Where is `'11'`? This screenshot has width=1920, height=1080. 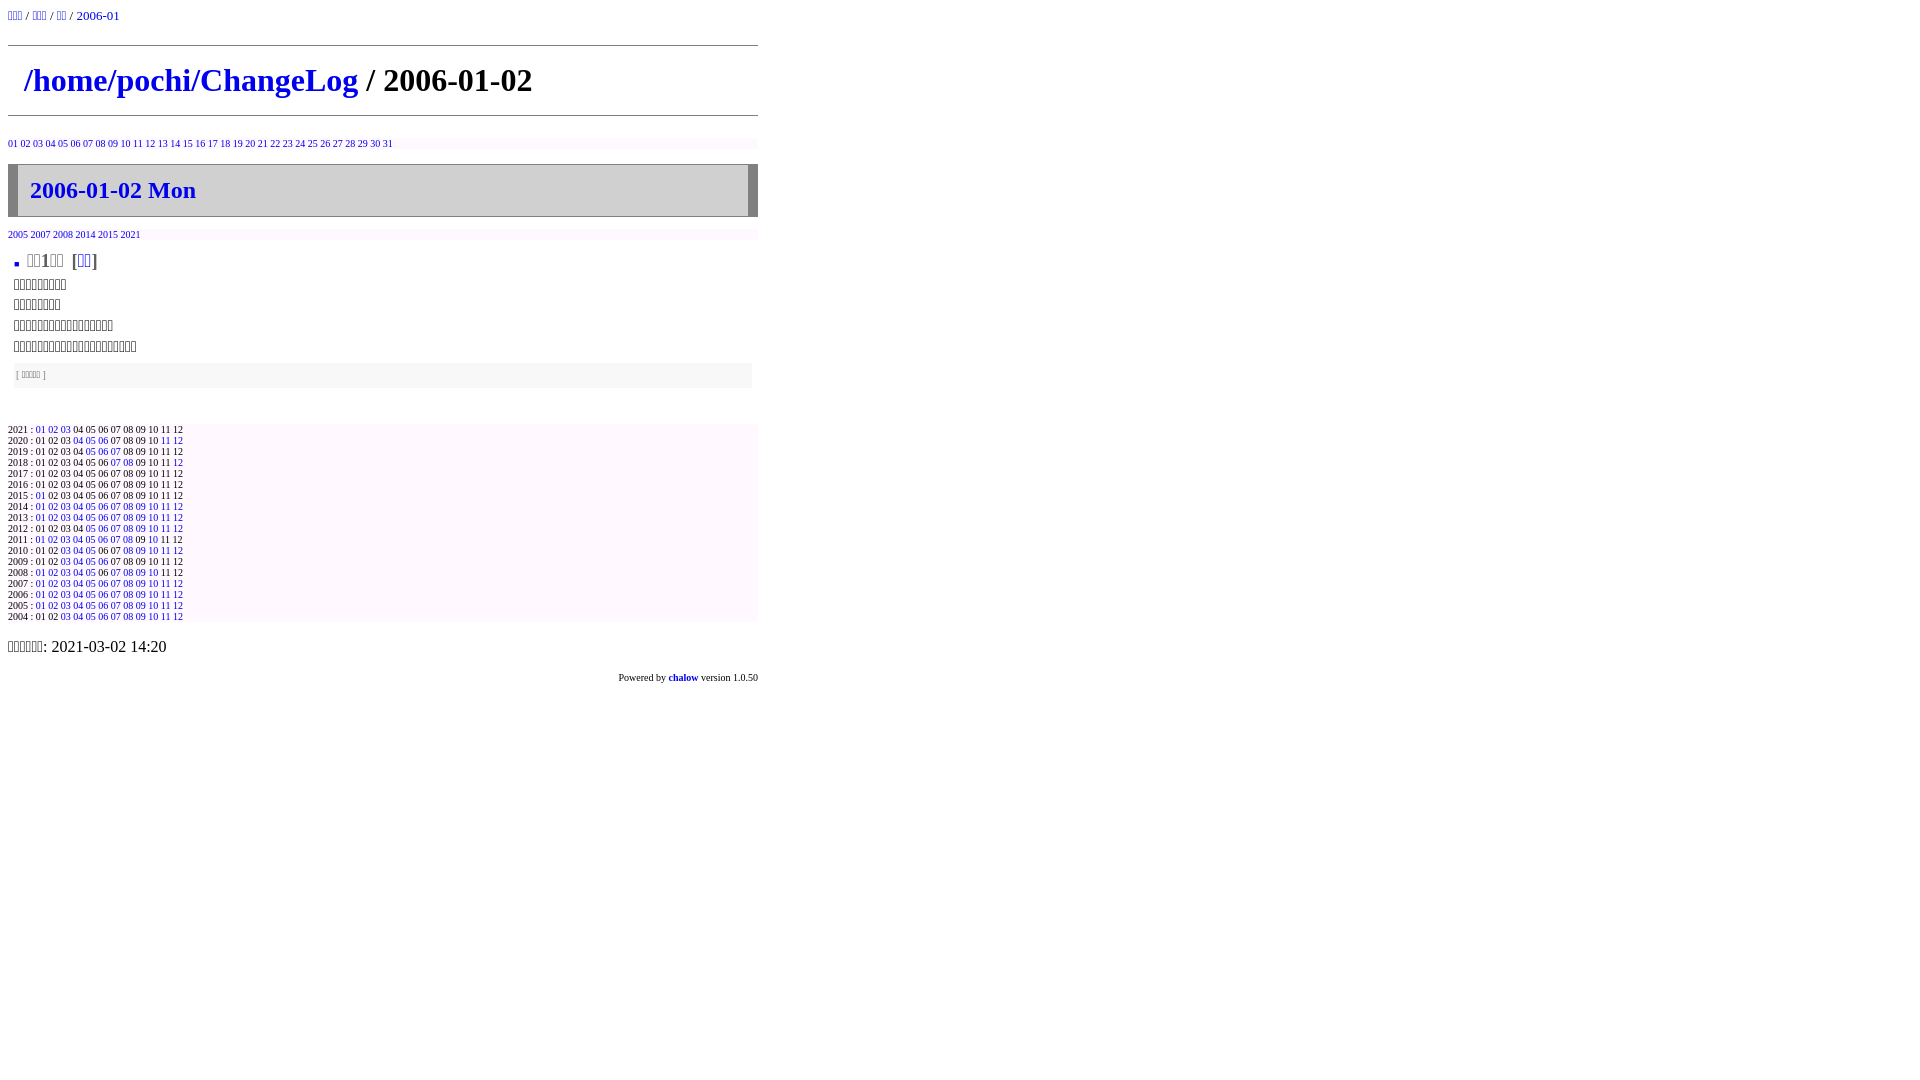
'11' is located at coordinates (166, 604).